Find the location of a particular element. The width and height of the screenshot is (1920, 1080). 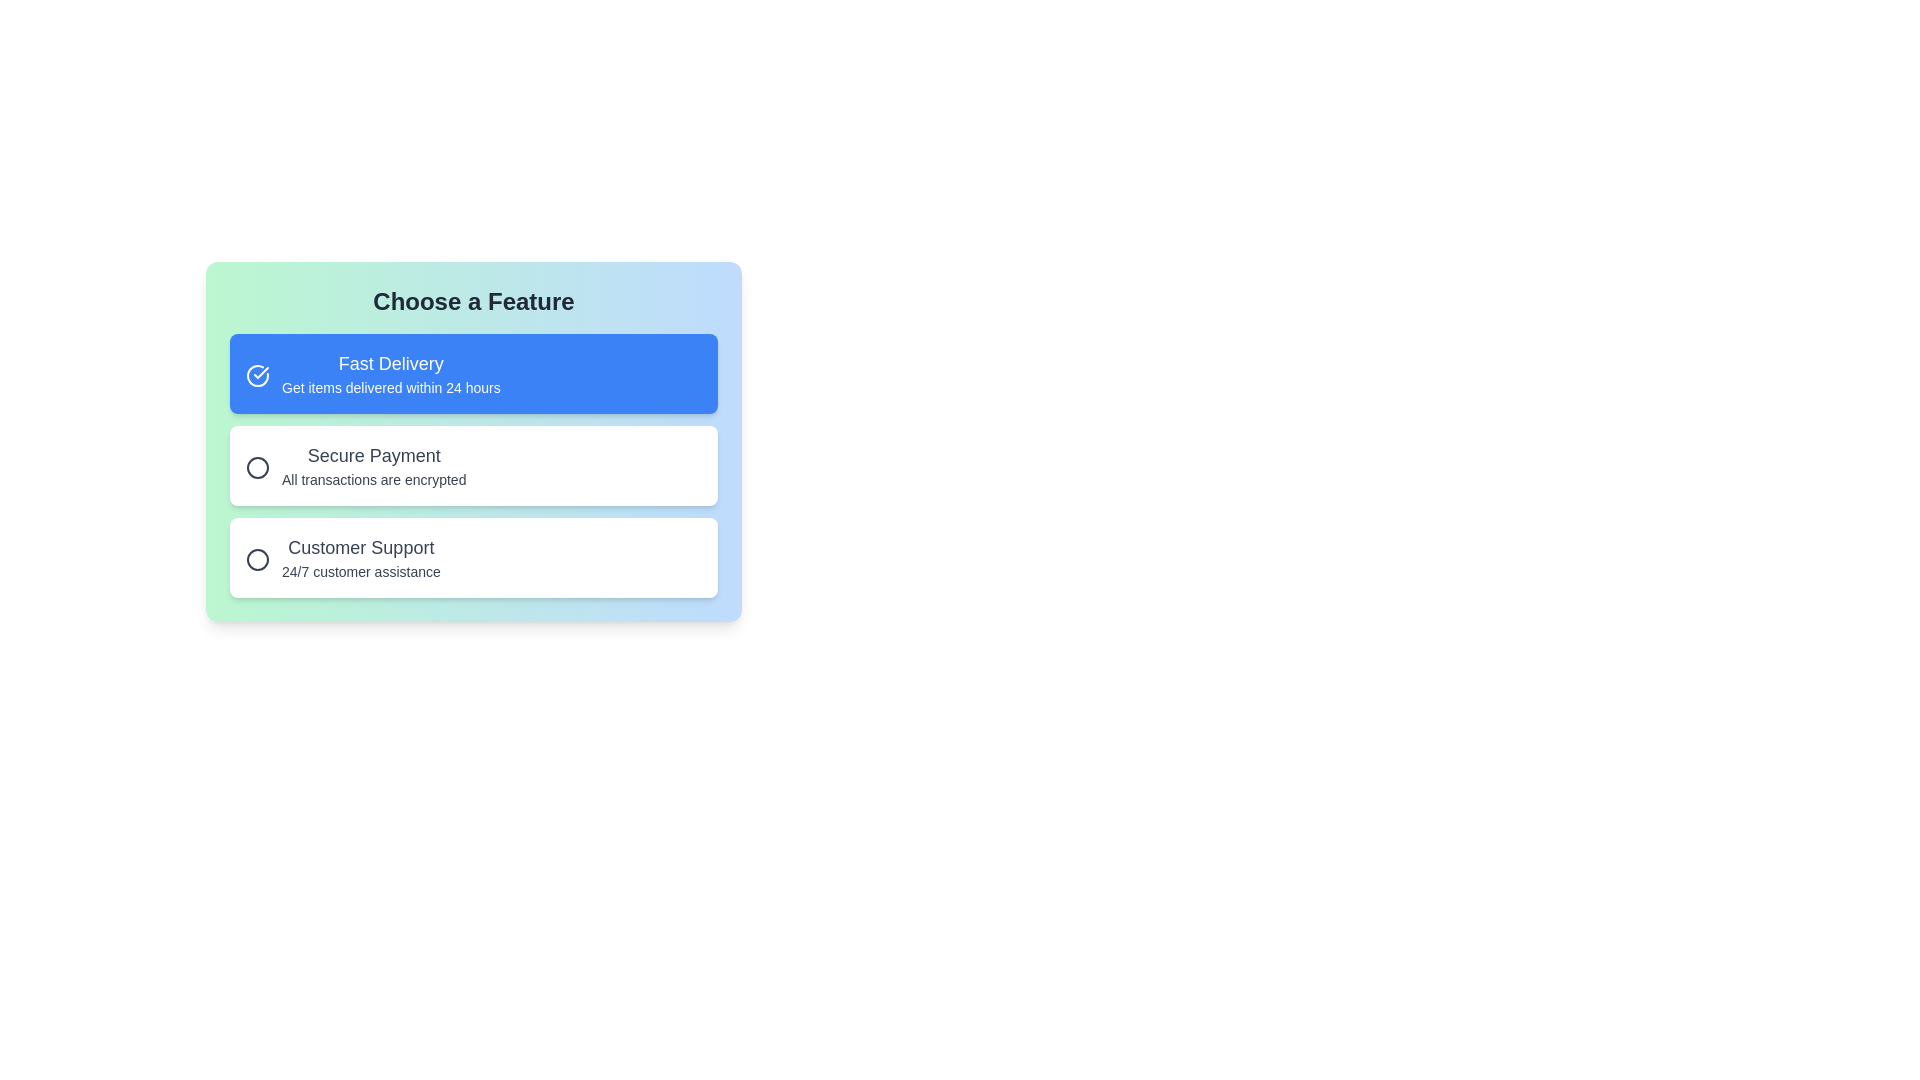

the descriptive text label for the 'Customer Support' option, which provides details about the service availability is located at coordinates (361, 571).